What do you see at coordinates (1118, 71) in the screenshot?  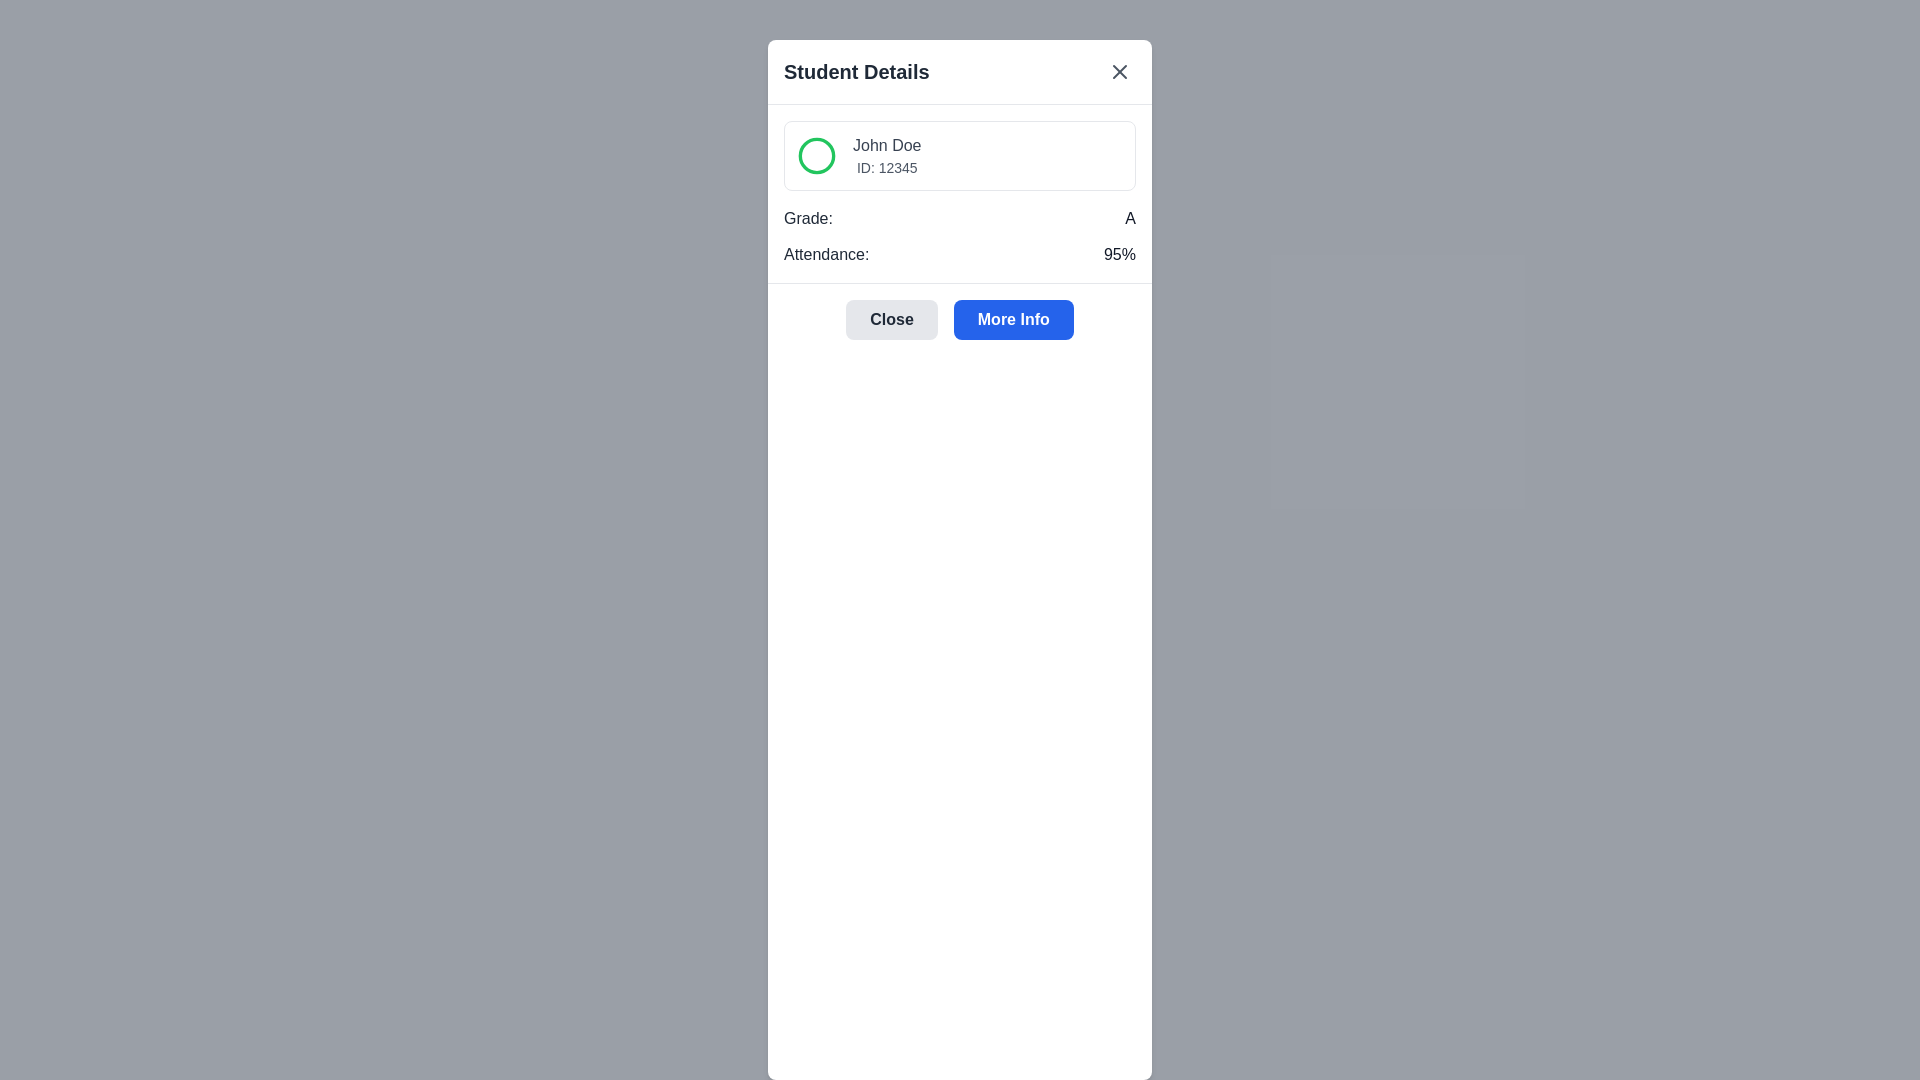 I see `the circular button with a dark gray 'X' icon located at the top-right corner of the 'Student Details' modal header` at bounding box center [1118, 71].